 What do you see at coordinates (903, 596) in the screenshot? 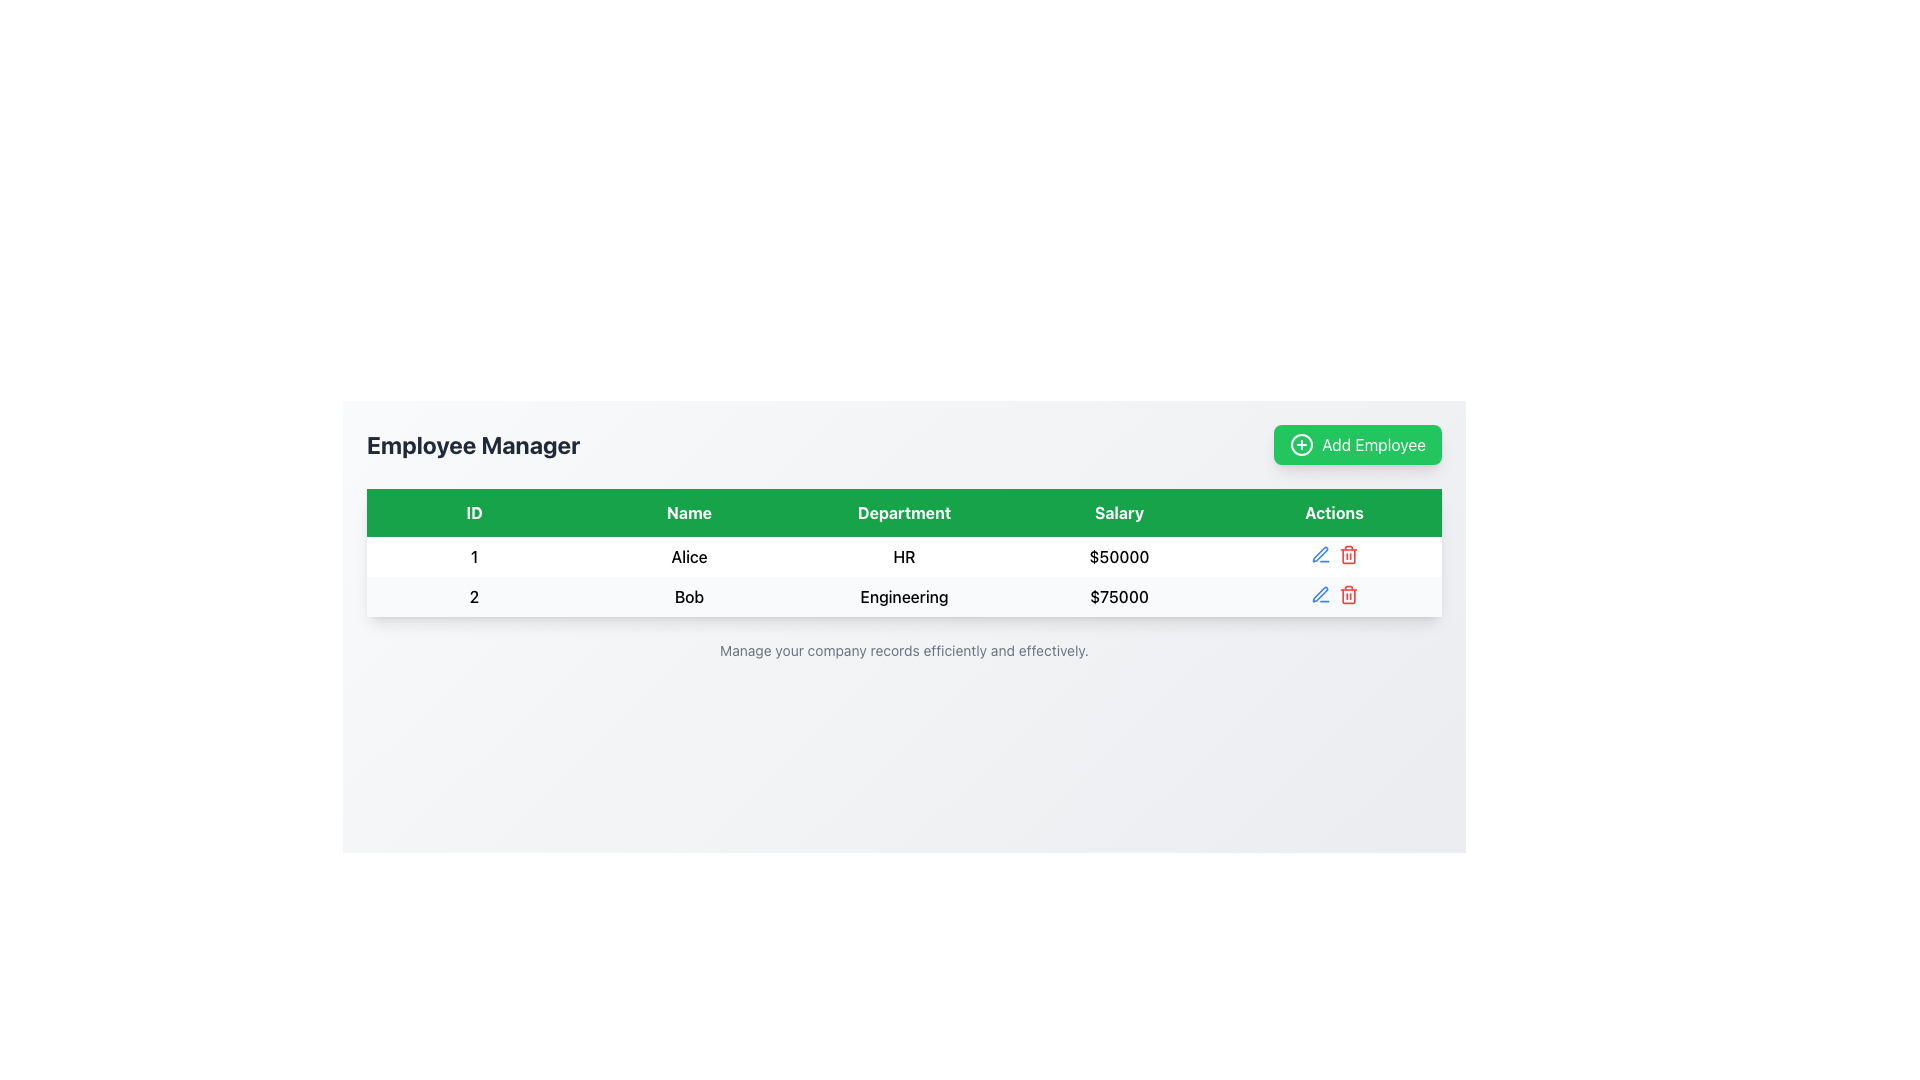
I see `the 'Engineering' text cell in the data table, which is located in the second row under the 'Department' column` at bounding box center [903, 596].